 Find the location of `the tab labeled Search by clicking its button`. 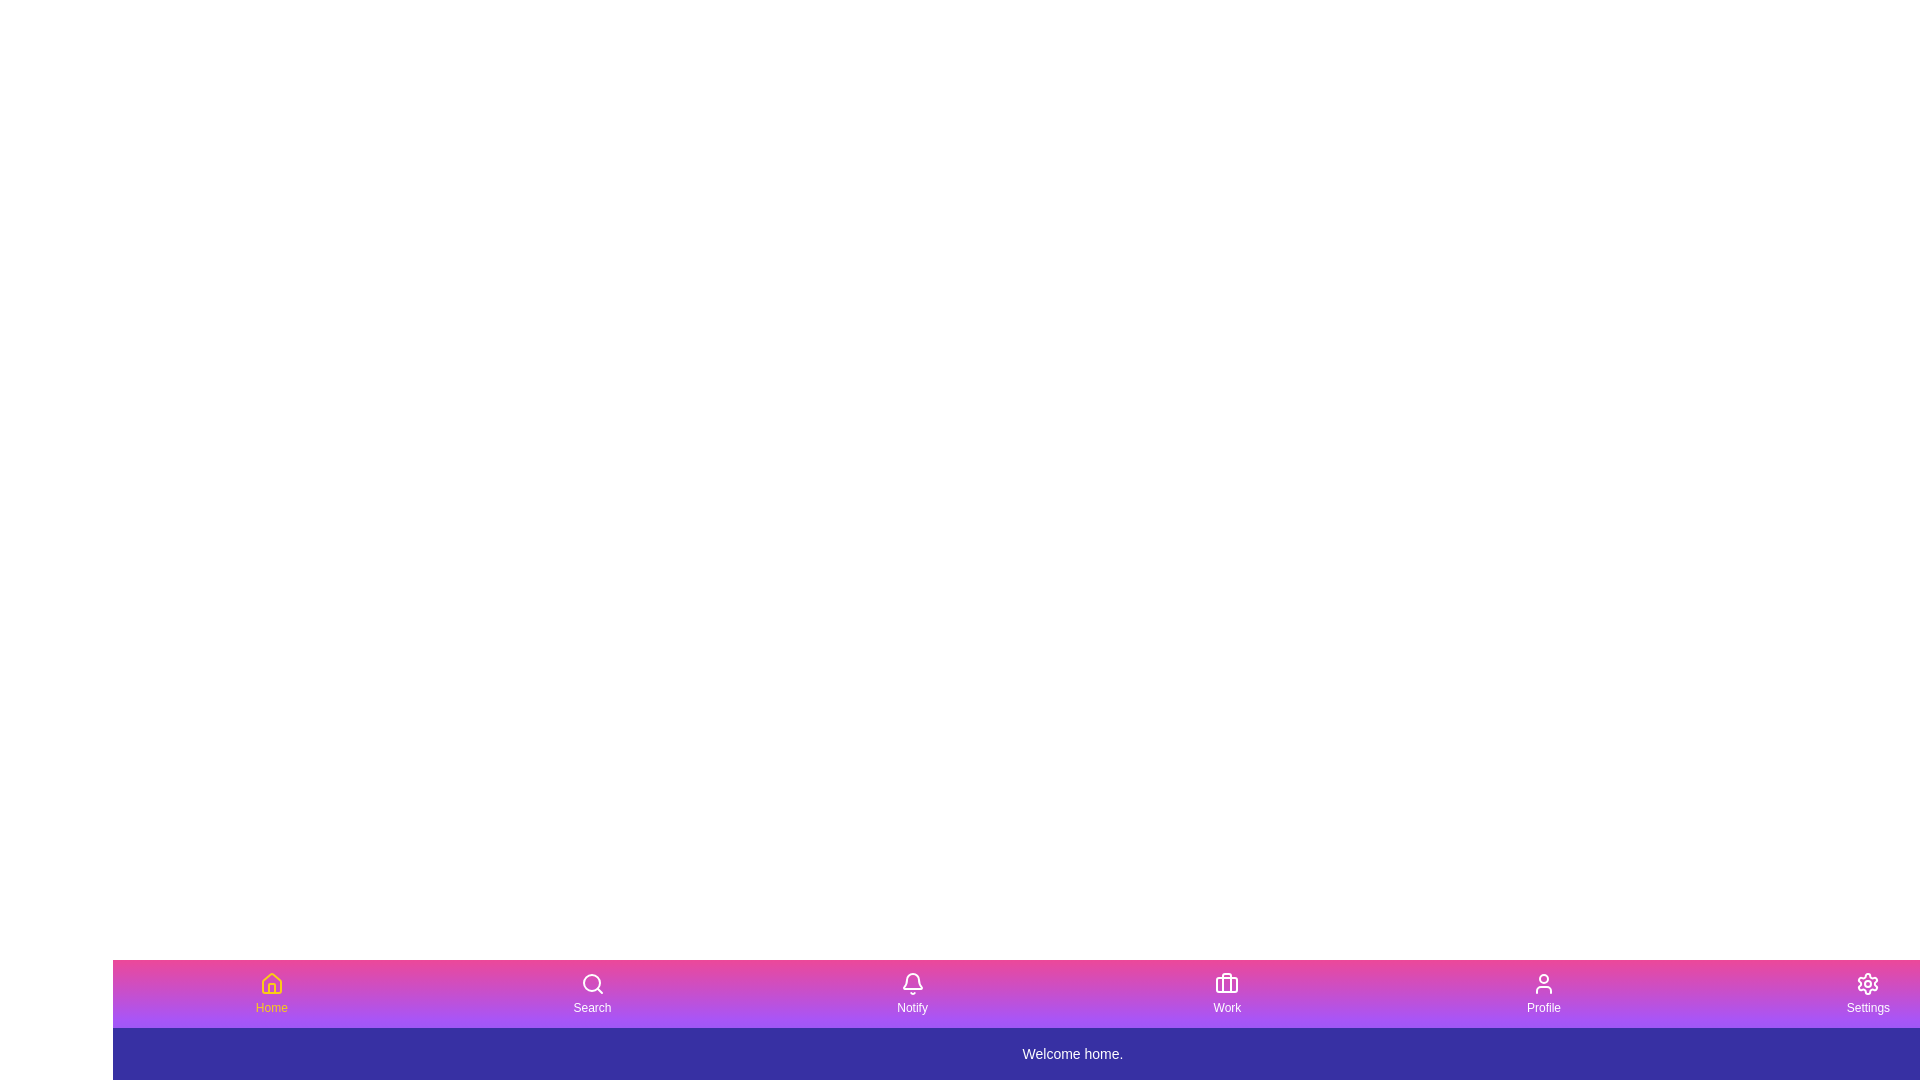

the tab labeled Search by clicking its button is located at coordinates (590, 994).